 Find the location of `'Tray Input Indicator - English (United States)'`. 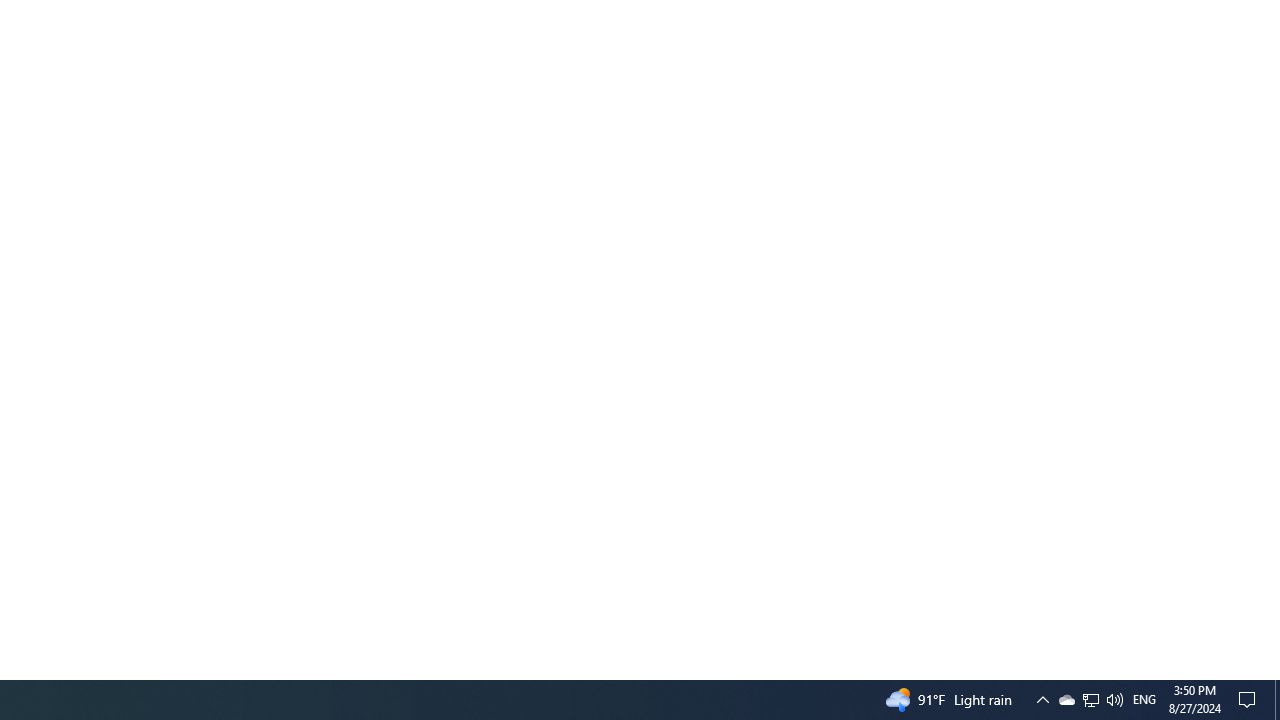

'Tray Input Indicator - English (United States)' is located at coordinates (1144, 698).